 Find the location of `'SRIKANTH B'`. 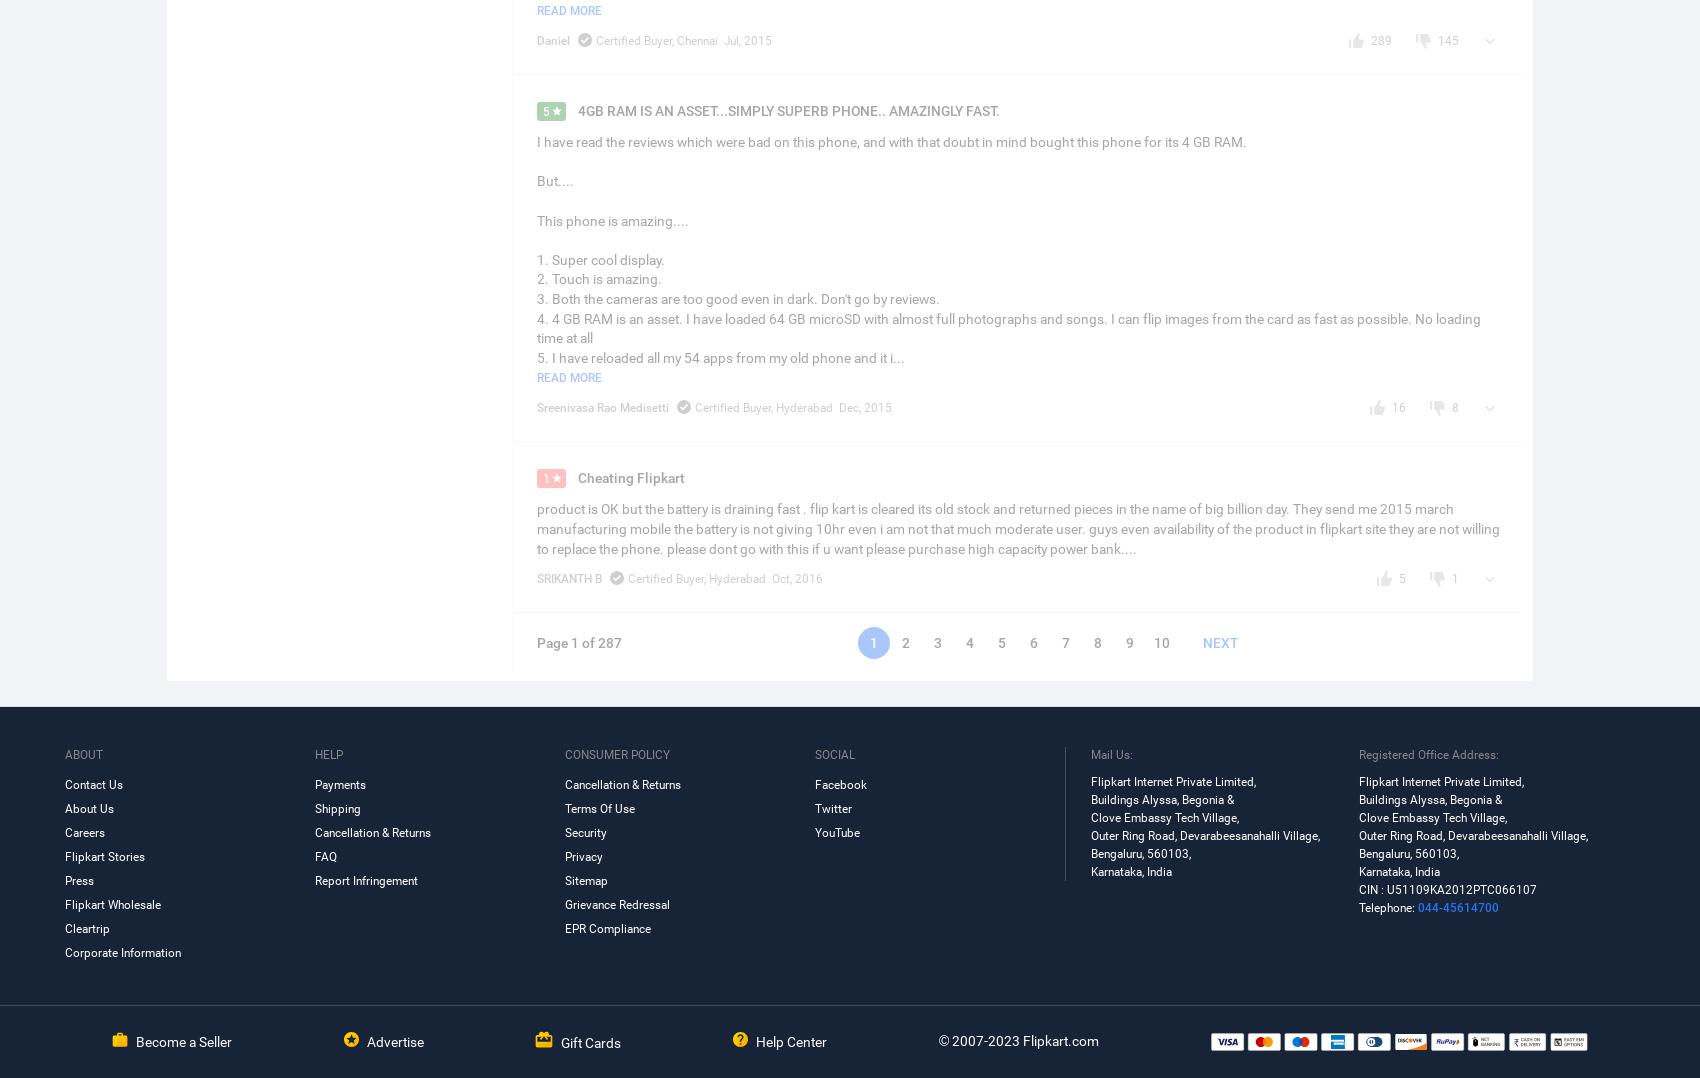

'SRIKANTH B' is located at coordinates (567, 578).